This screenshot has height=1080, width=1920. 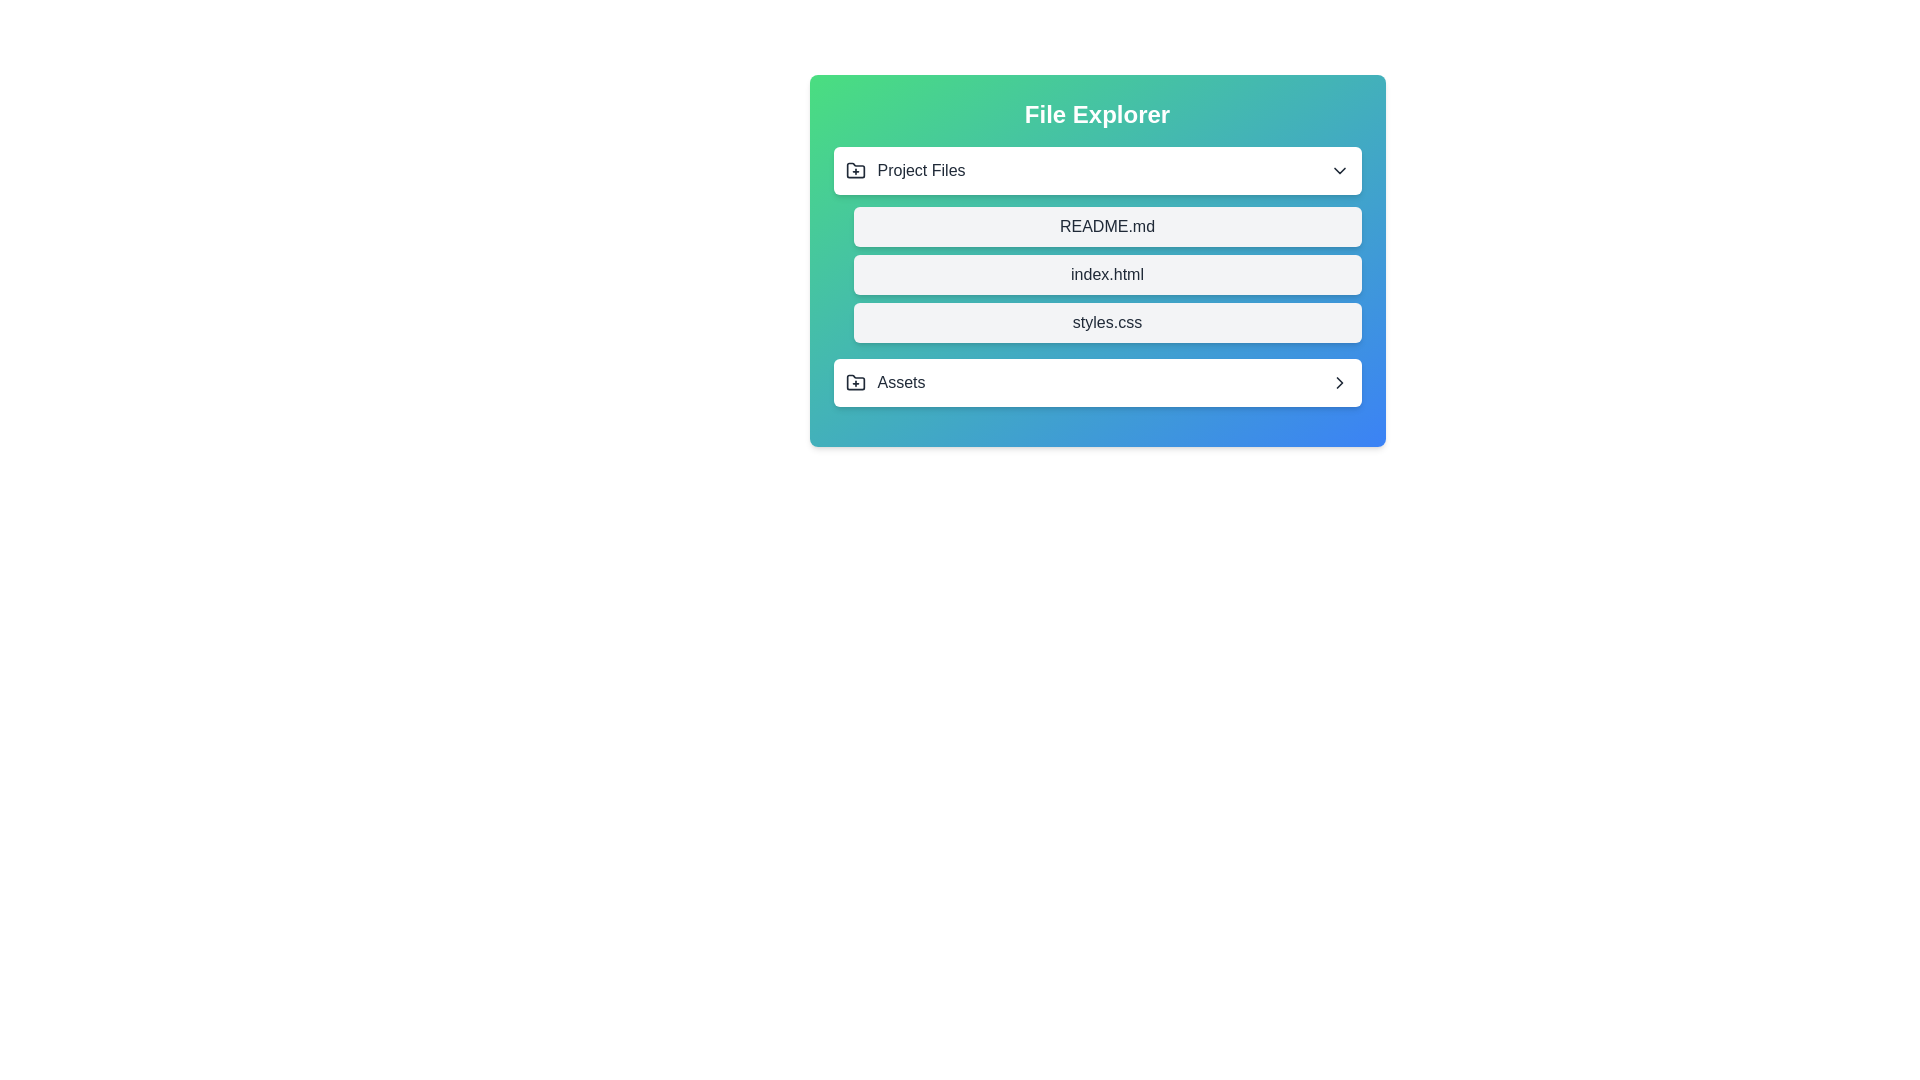 I want to click on the 'index.html' file item located, so click(x=1096, y=277).